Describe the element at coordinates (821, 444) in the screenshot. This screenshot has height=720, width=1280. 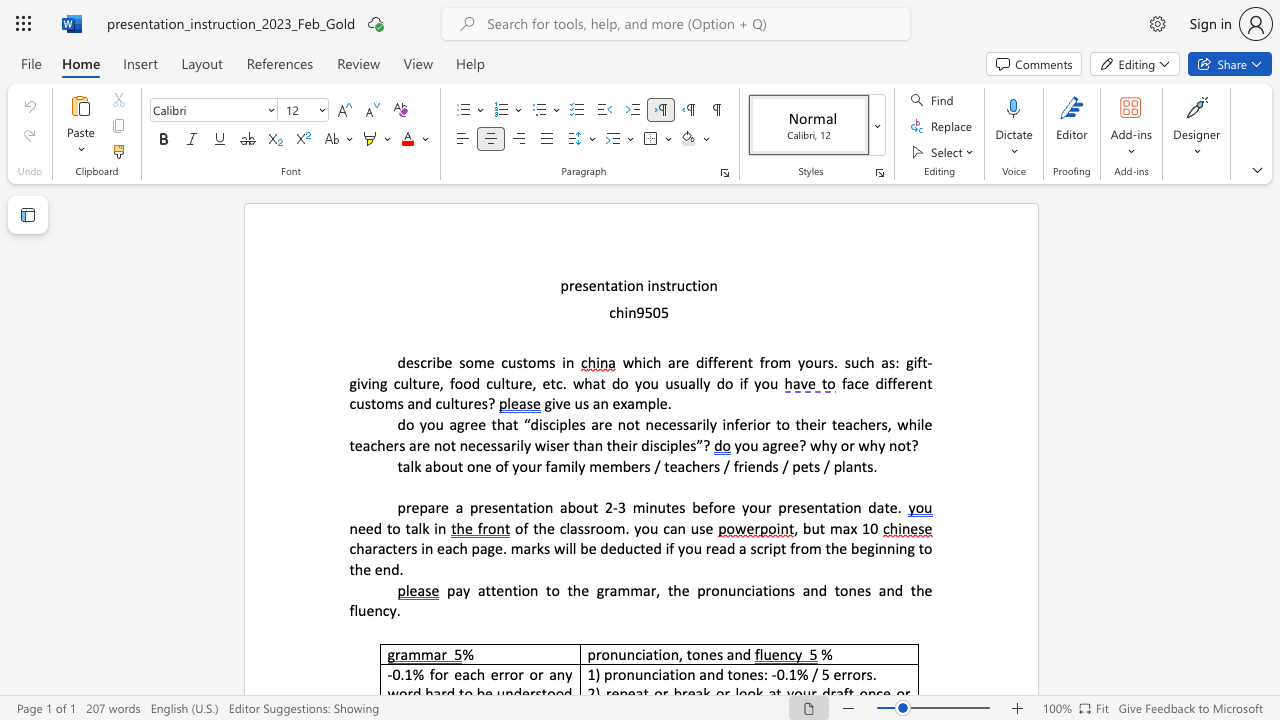
I see `the subset text "hy or why not" within the text "you agree? why or why not?"` at that location.